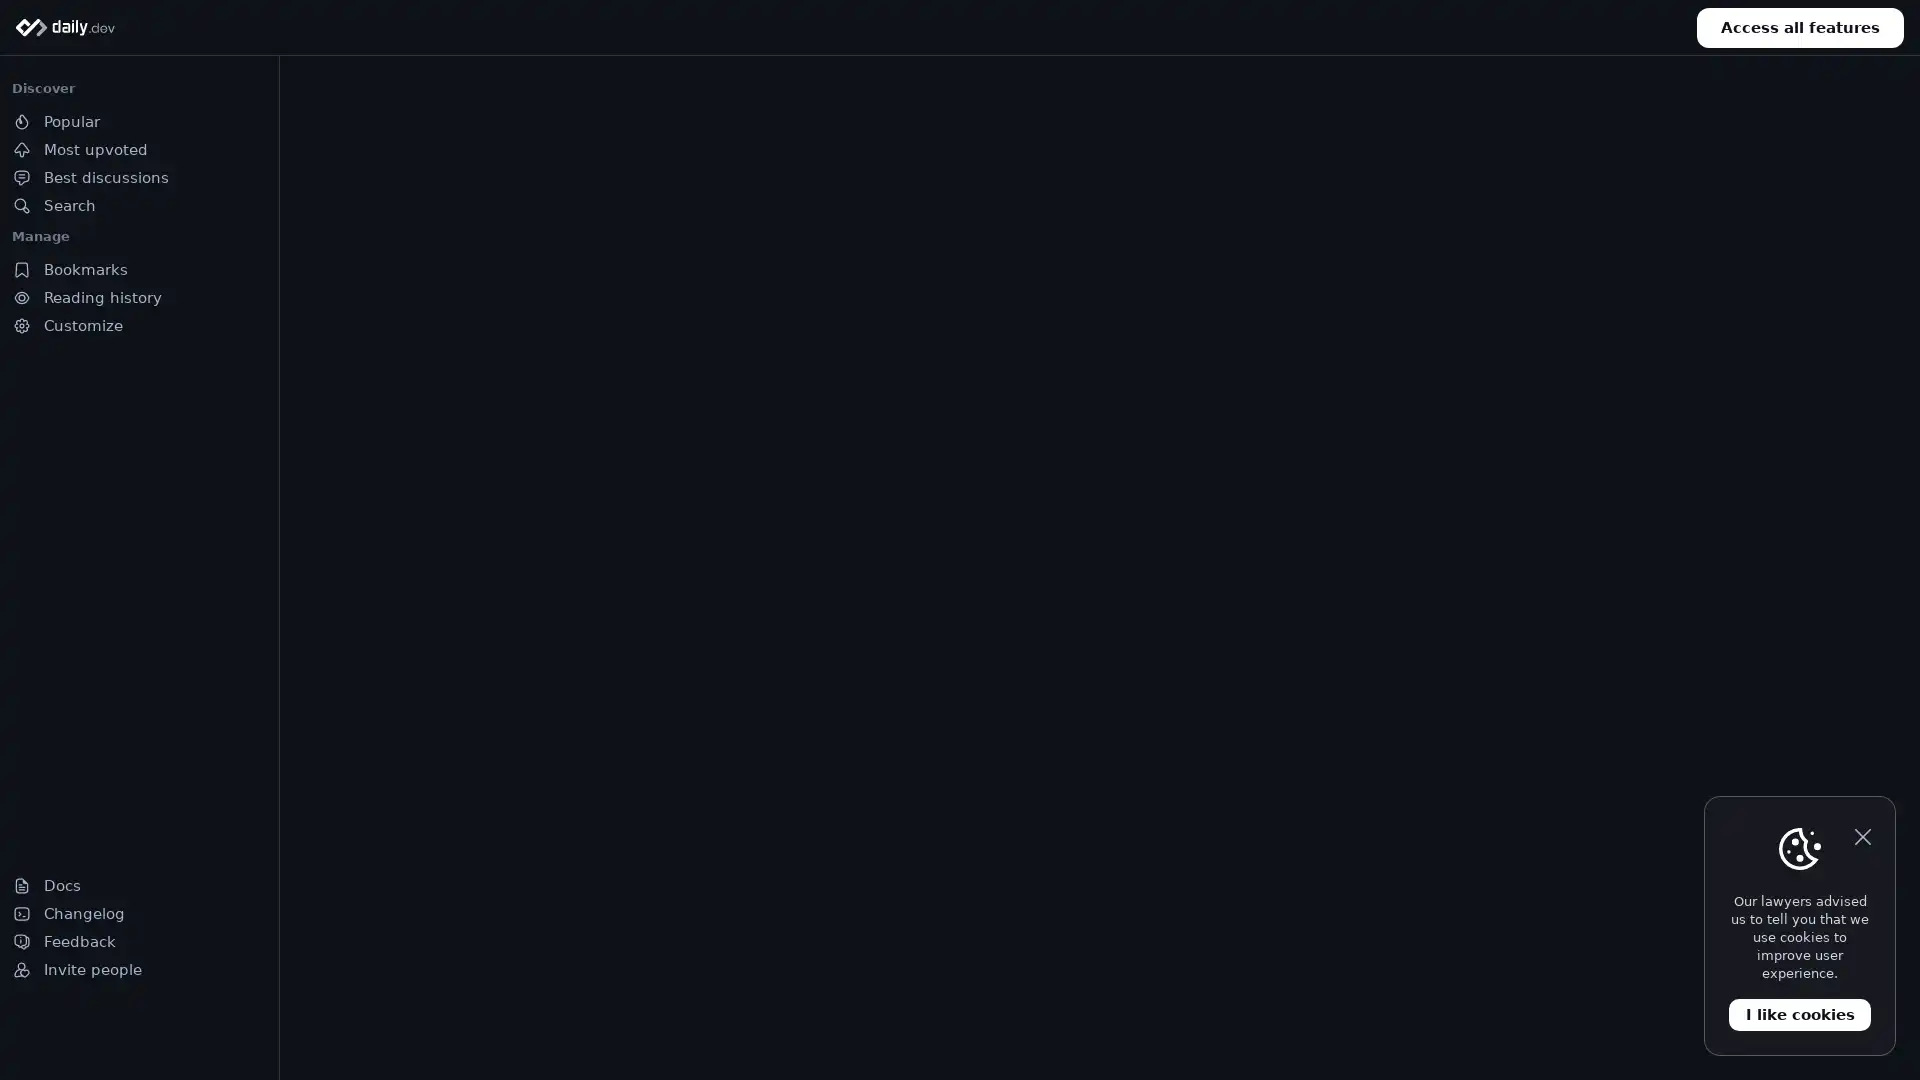 The height and width of the screenshot is (1080, 1920). What do you see at coordinates (1627, 559) in the screenshot?
I see `Comments` at bounding box center [1627, 559].